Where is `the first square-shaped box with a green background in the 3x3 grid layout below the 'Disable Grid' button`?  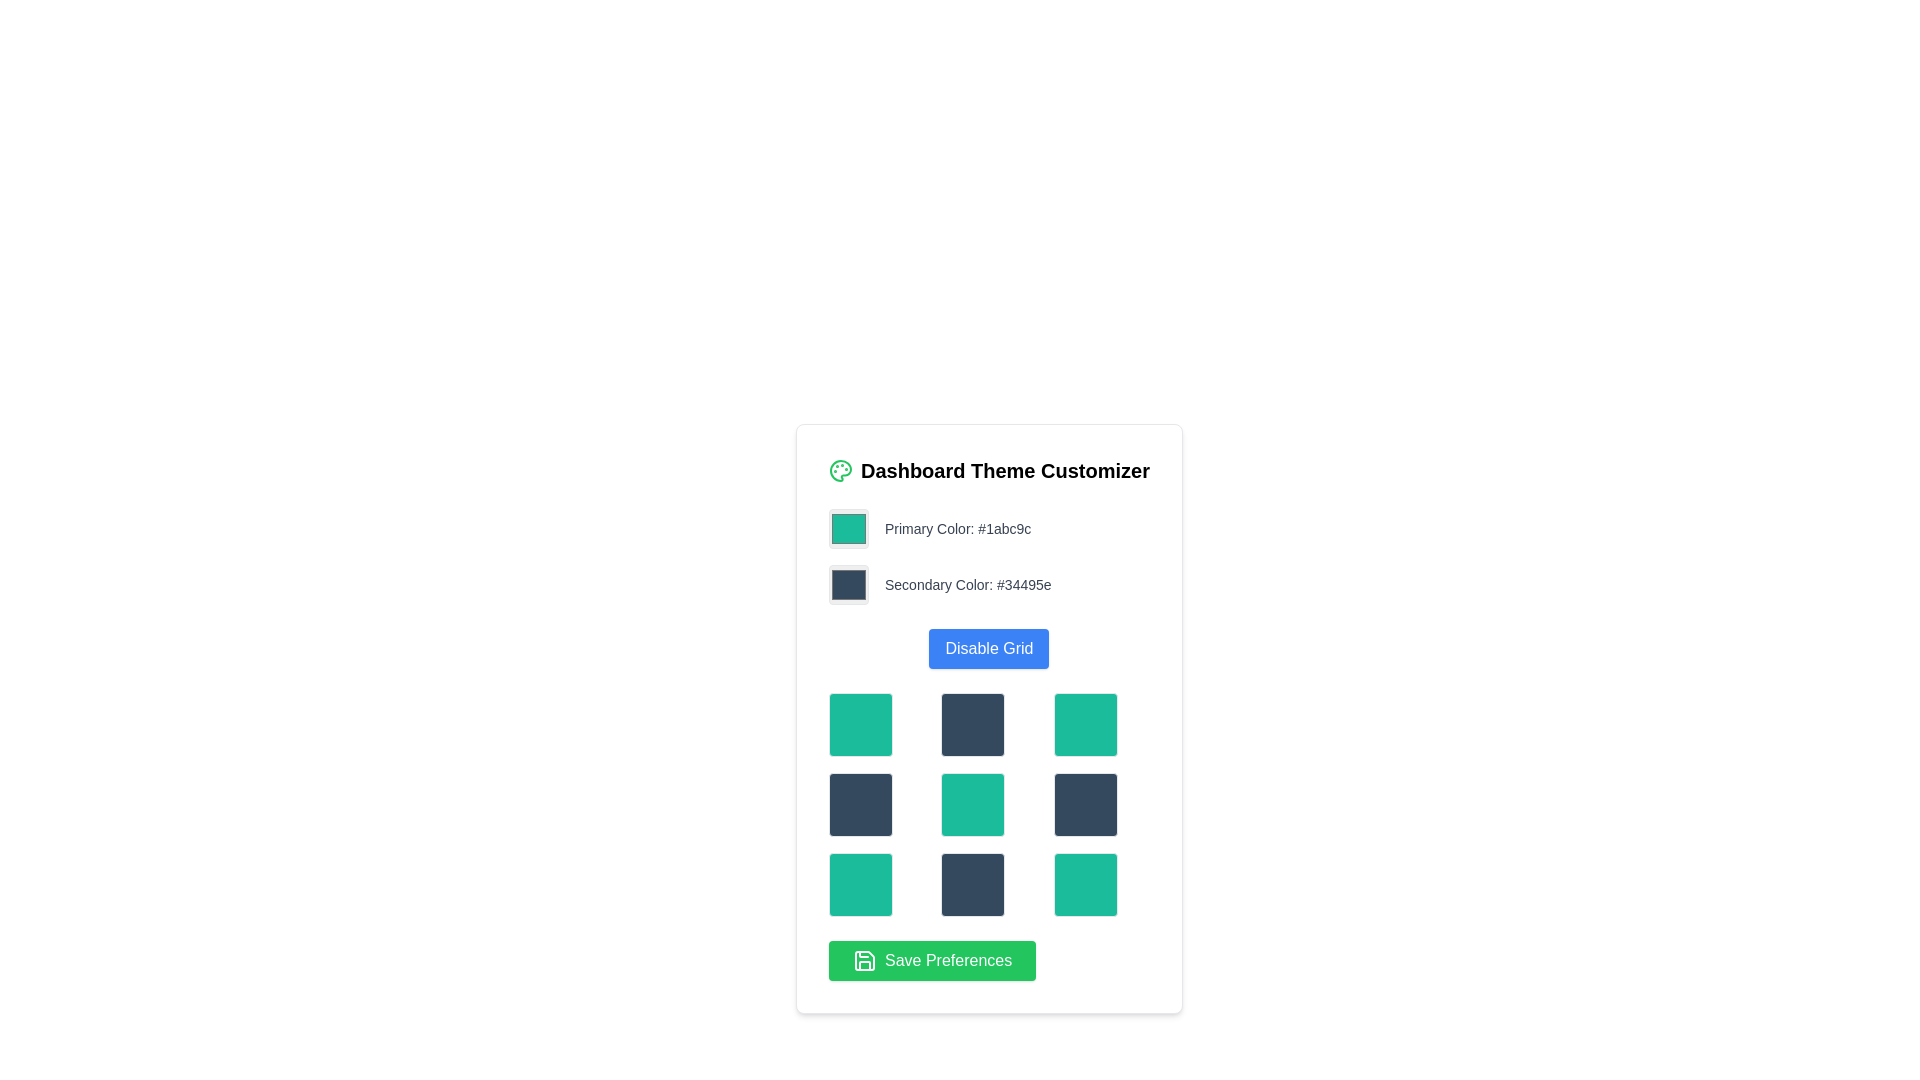 the first square-shaped box with a green background in the 3x3 grid layout below the 'Disable Grid' button is located at coordinates (860, 725).